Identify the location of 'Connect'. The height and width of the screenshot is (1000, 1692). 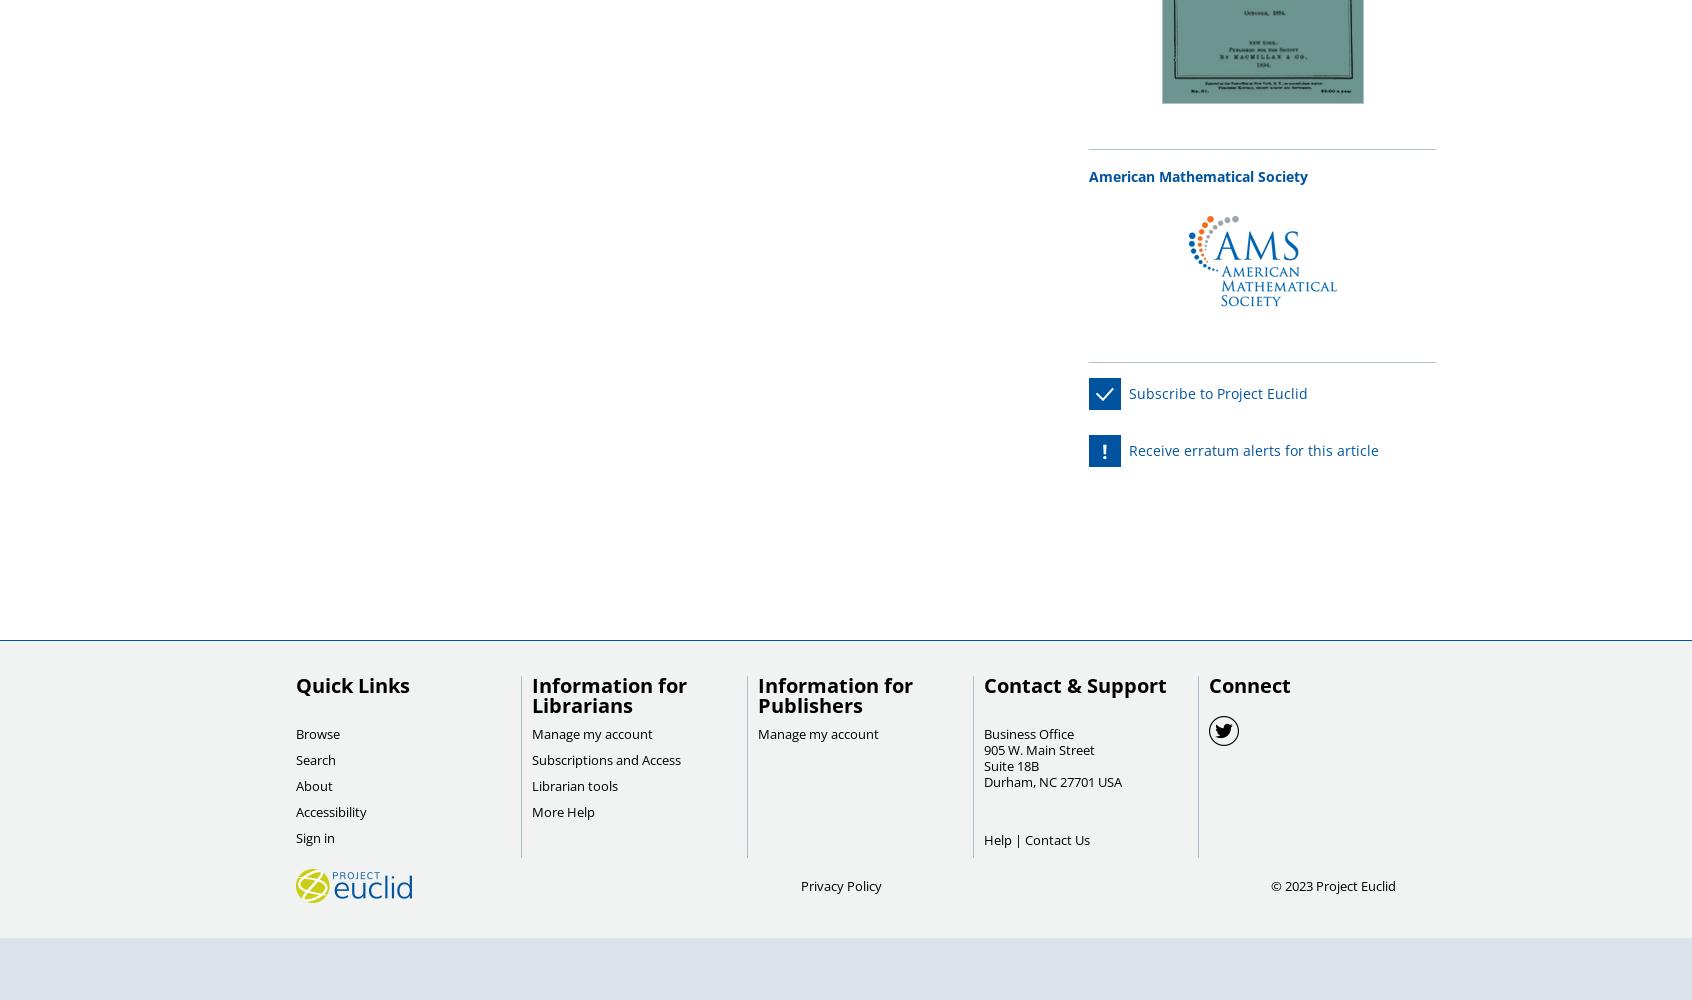
(1250, 685).